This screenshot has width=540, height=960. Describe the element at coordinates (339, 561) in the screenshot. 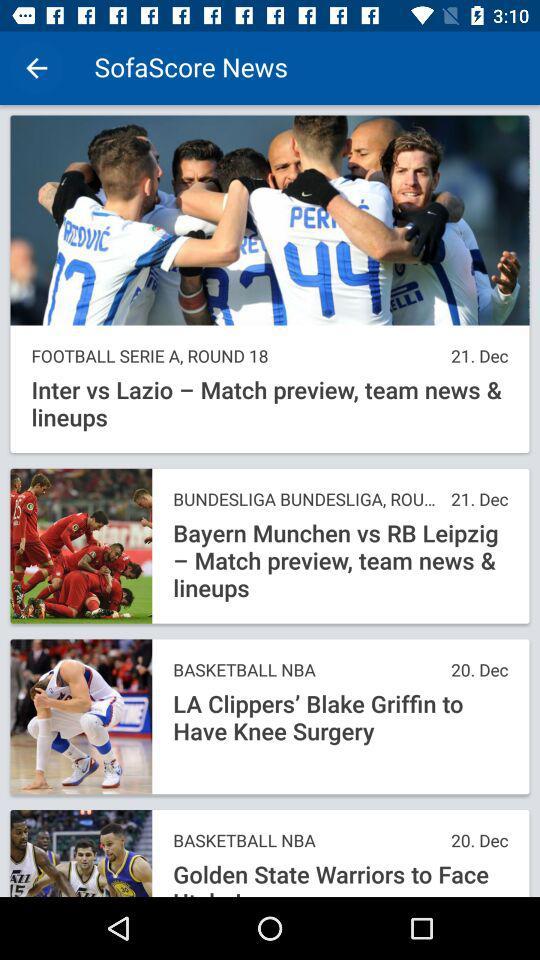

I see `bayern munchen vs item` at that location.